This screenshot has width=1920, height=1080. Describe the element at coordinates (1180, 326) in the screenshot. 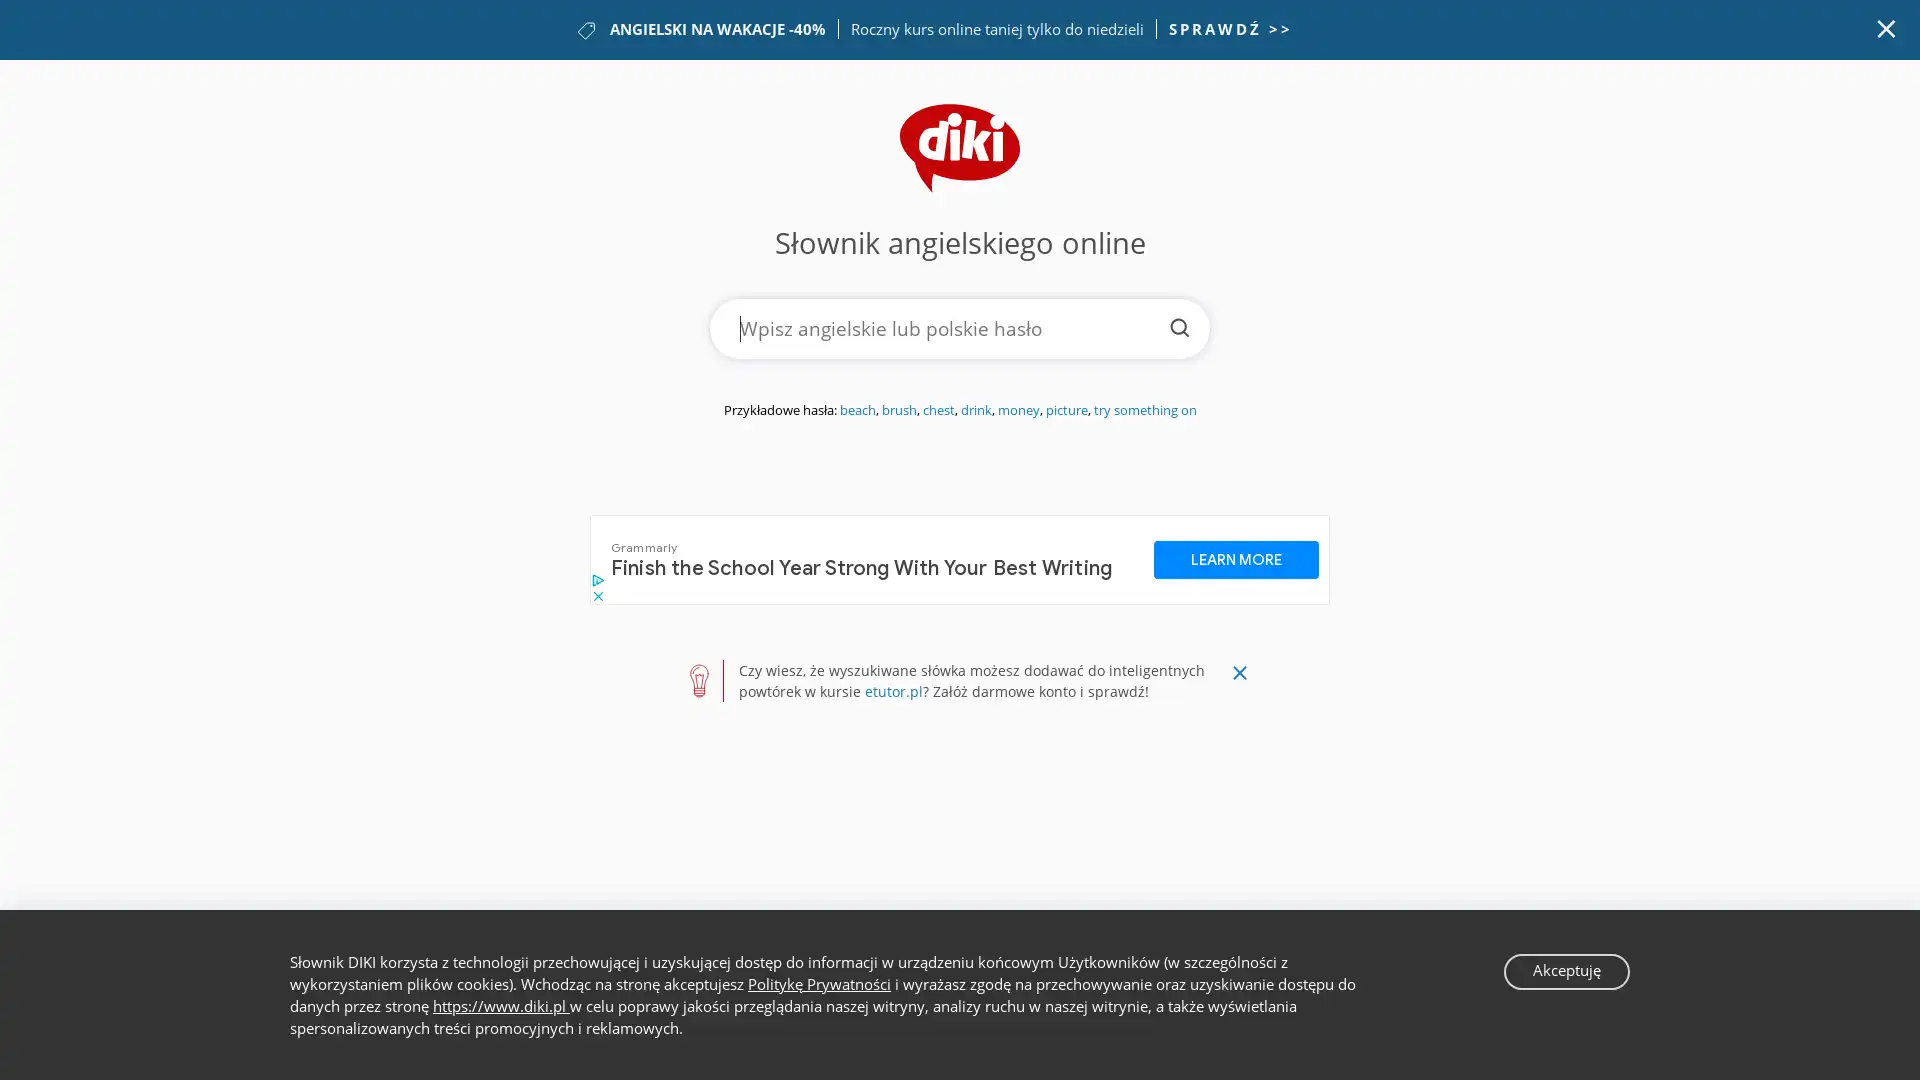

I see `Szukaj` at that location.